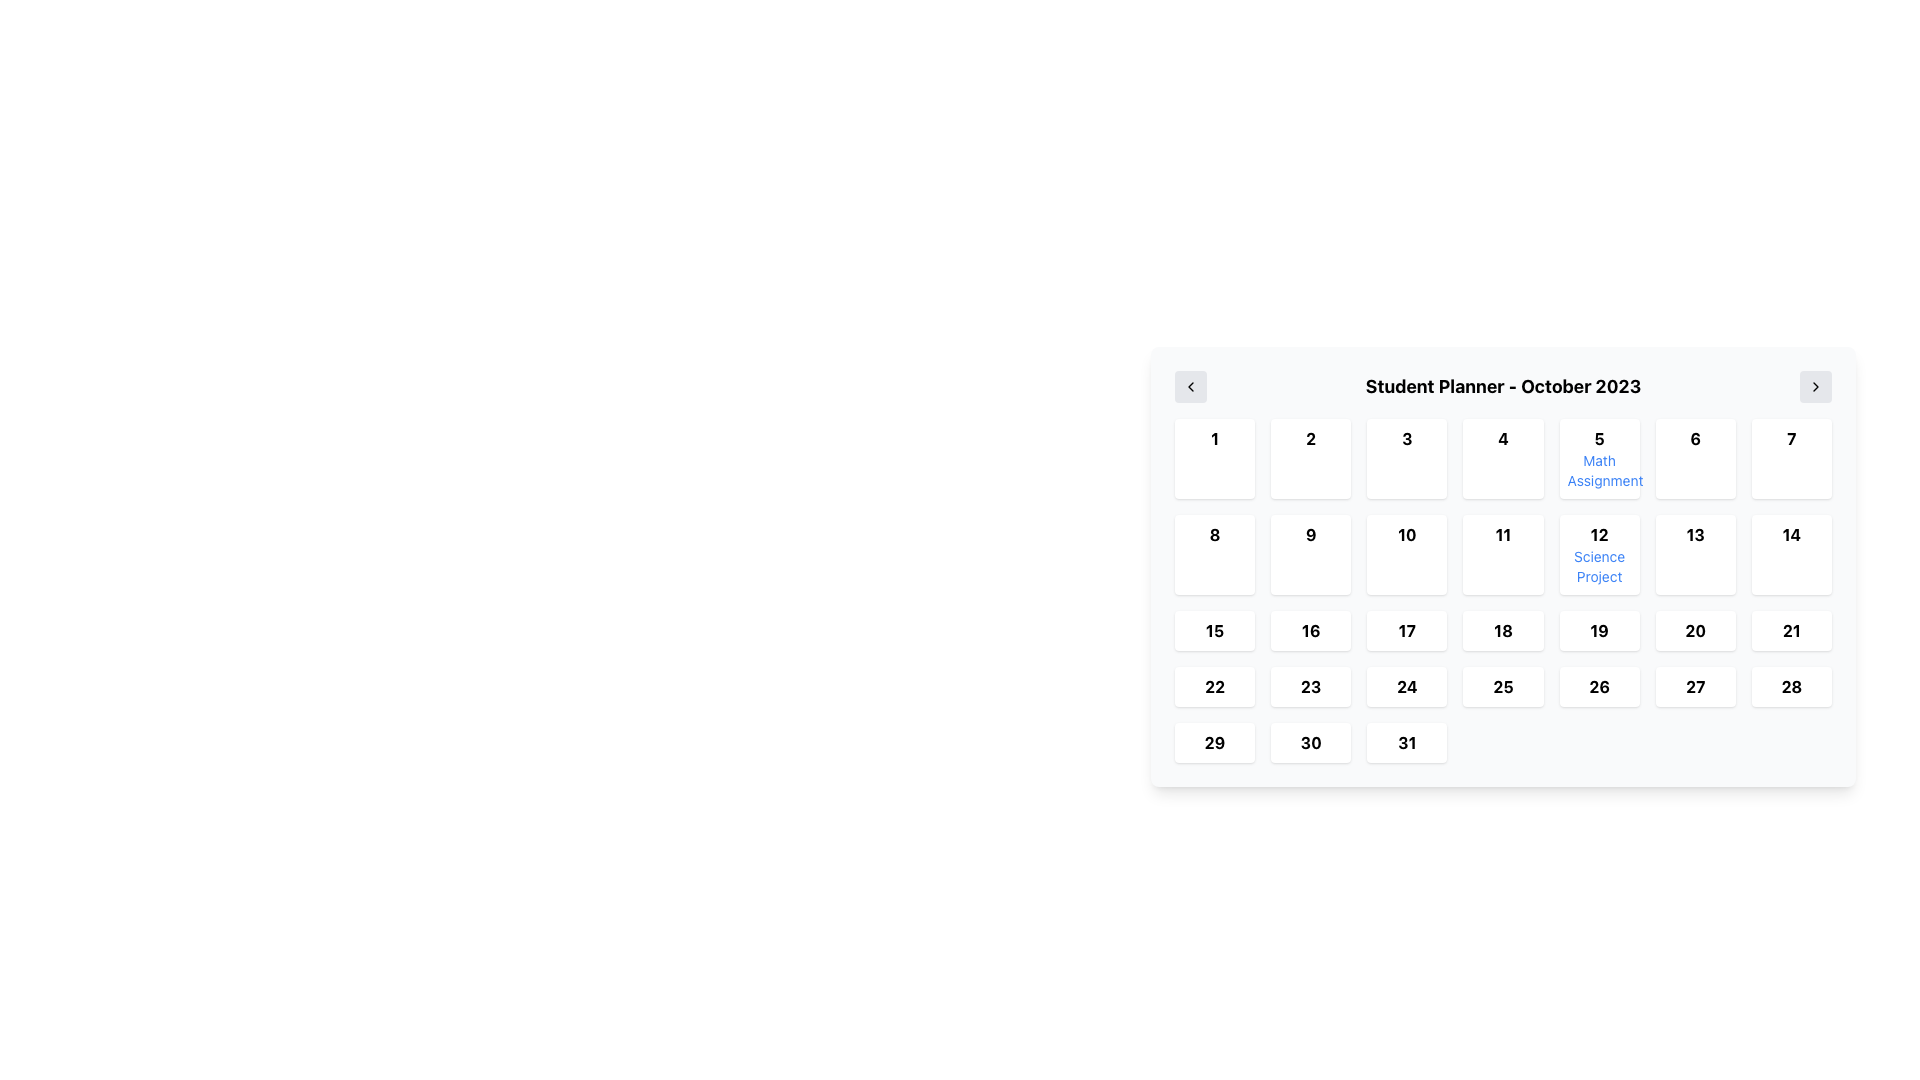 This screenshot has width=1920, height=1080. Describe the element at coordinates (1406, 534) in the screenshot. I see `the label indicating the day number '10' in the calendar for October 2023, located in the third row and second column of the grid-like layout` at that location.